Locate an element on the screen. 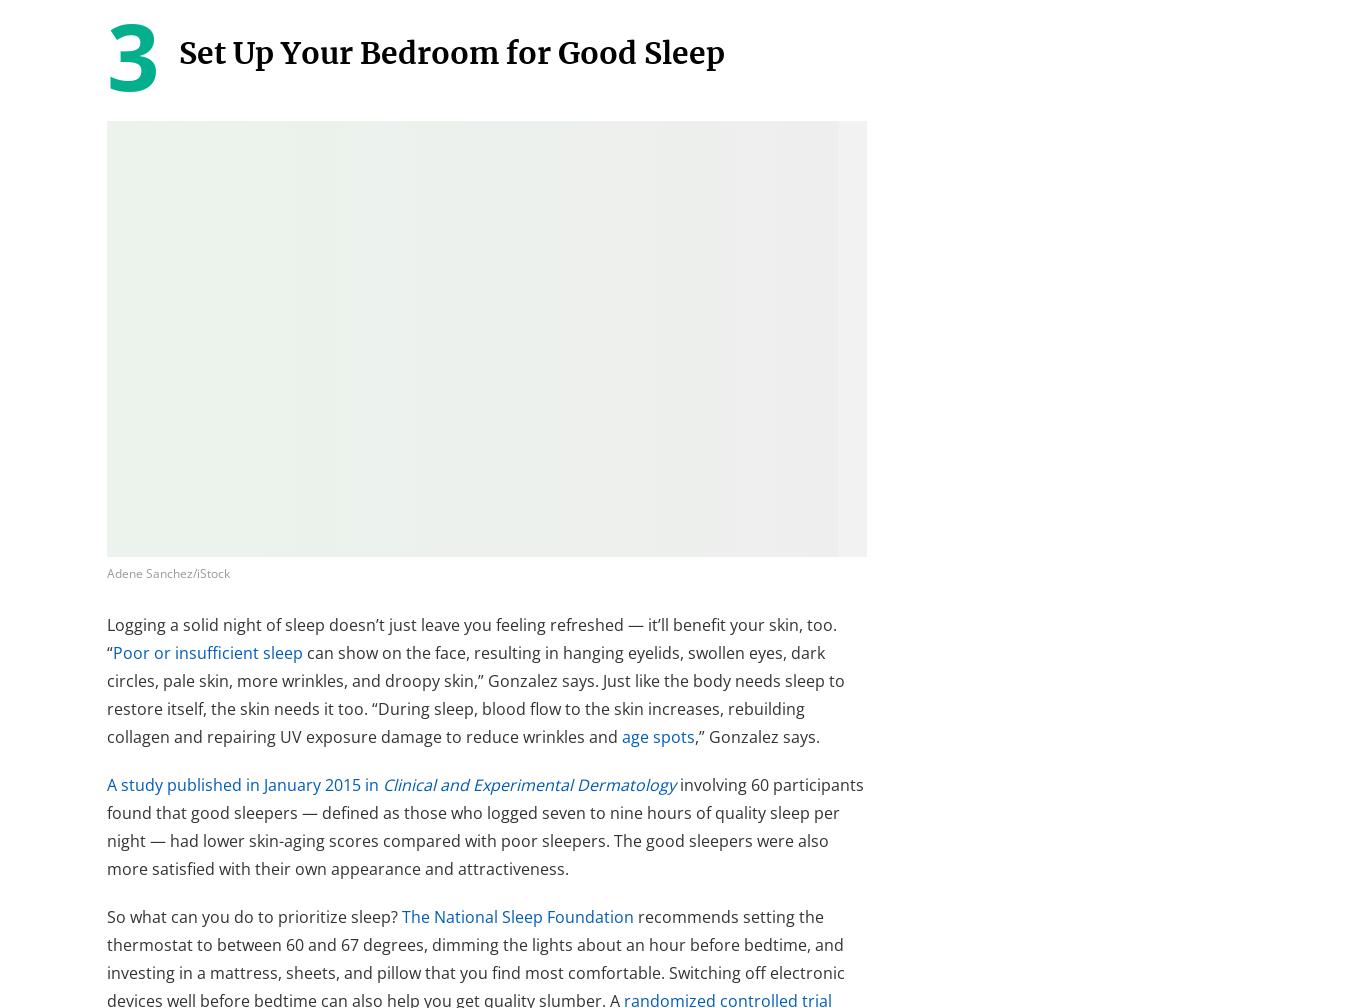 The width and height of the screenshot is (1366, 1008). 'The National Sleep Foundation' is located at coordinates (517, 915).